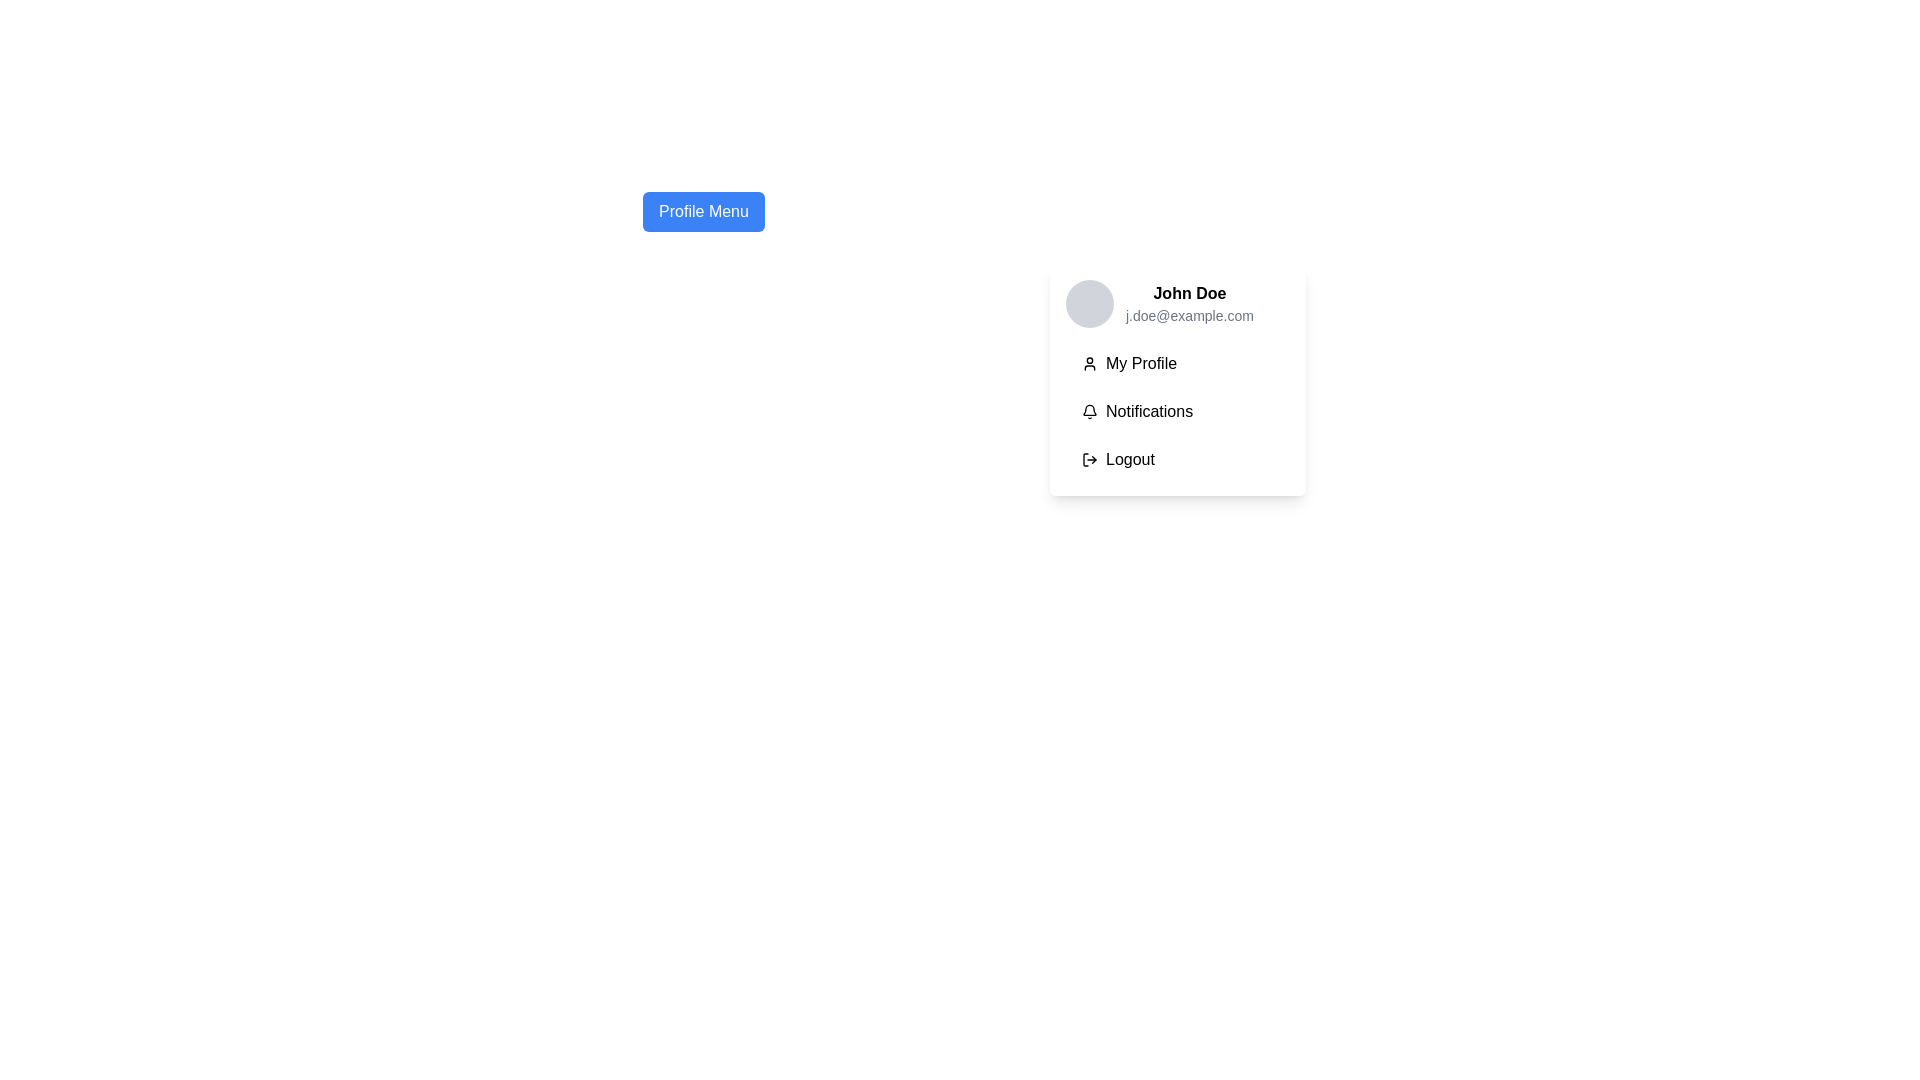 This screenshot has height=1080, width=1920. What do you see at coordinates (1088, 363) in the screenshot?
I see `the user profile icon located to the left of the 'My Profile' text label in the dropdown menu` at bounding box center [1088, 363].